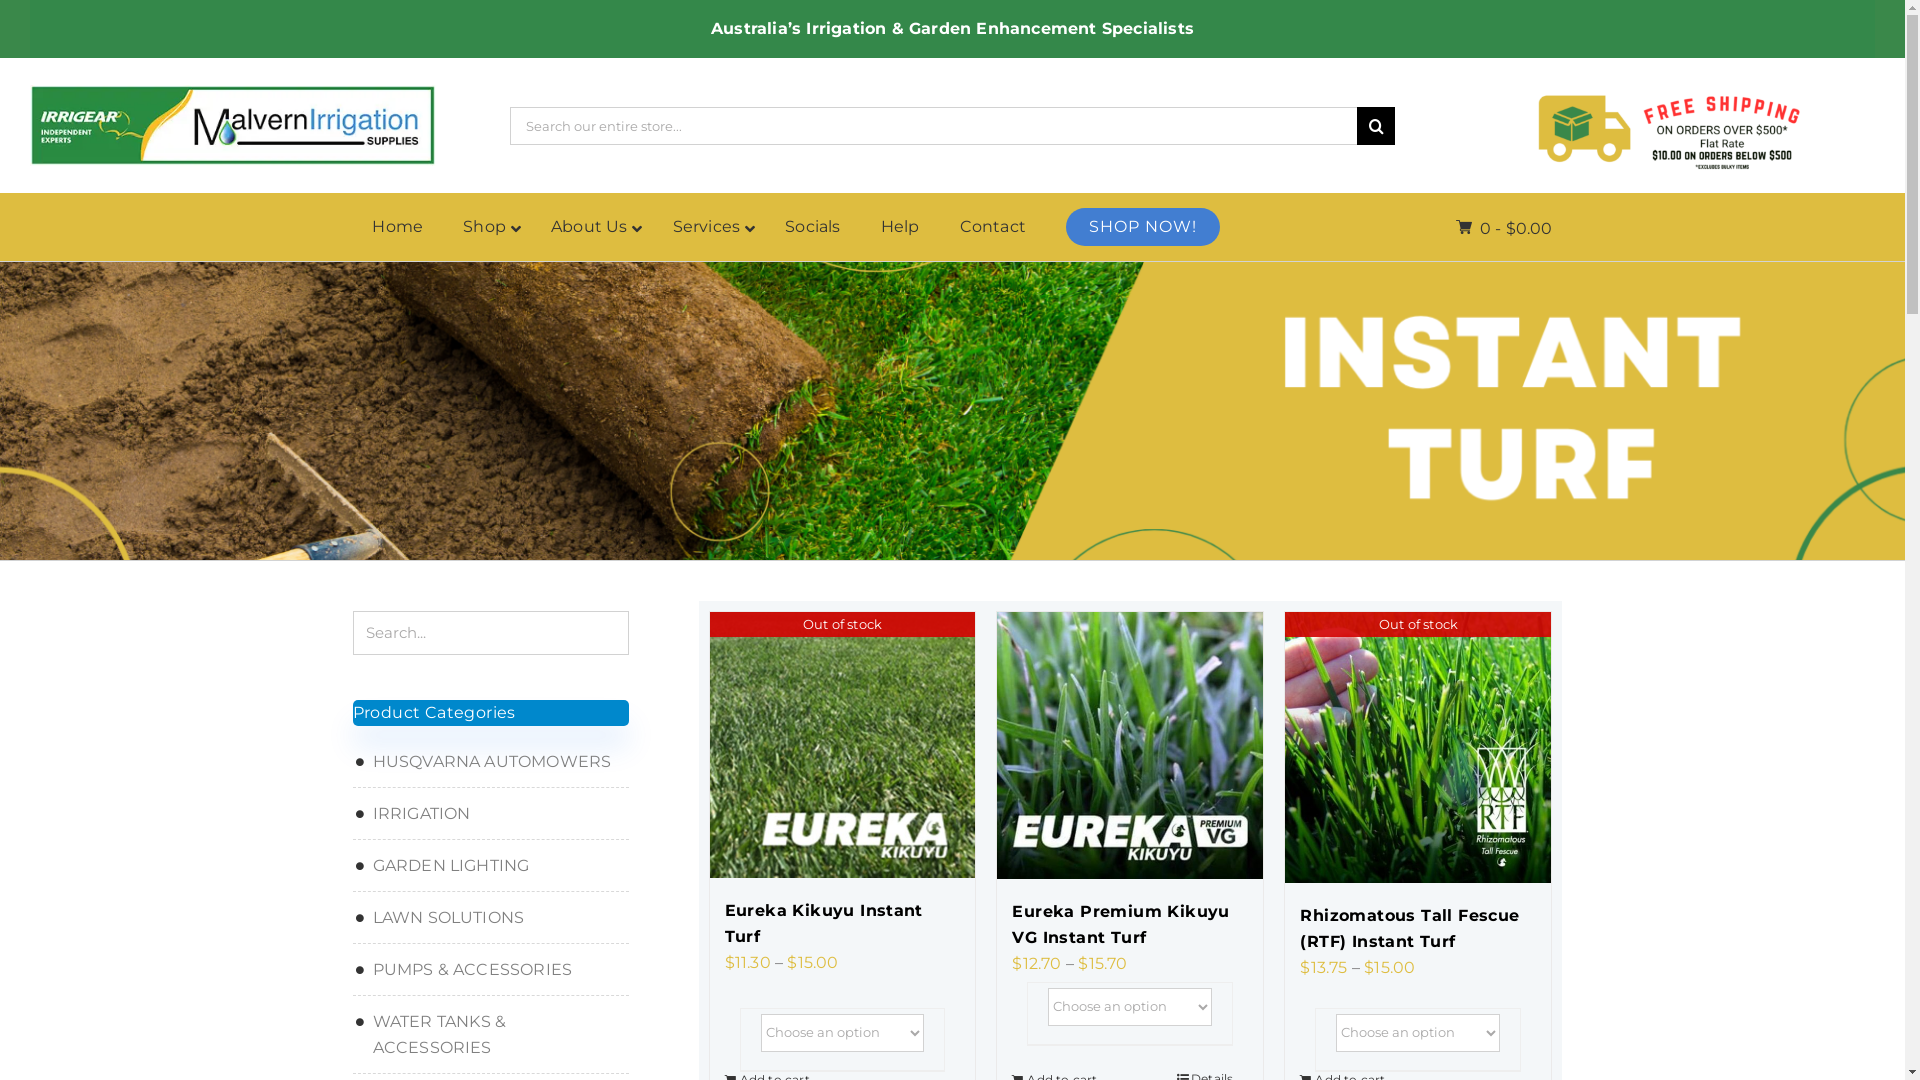  Describe the element at coordinates (489, 865) in the screenshot. I see `'GARDEN LIGHTING'` at that location.